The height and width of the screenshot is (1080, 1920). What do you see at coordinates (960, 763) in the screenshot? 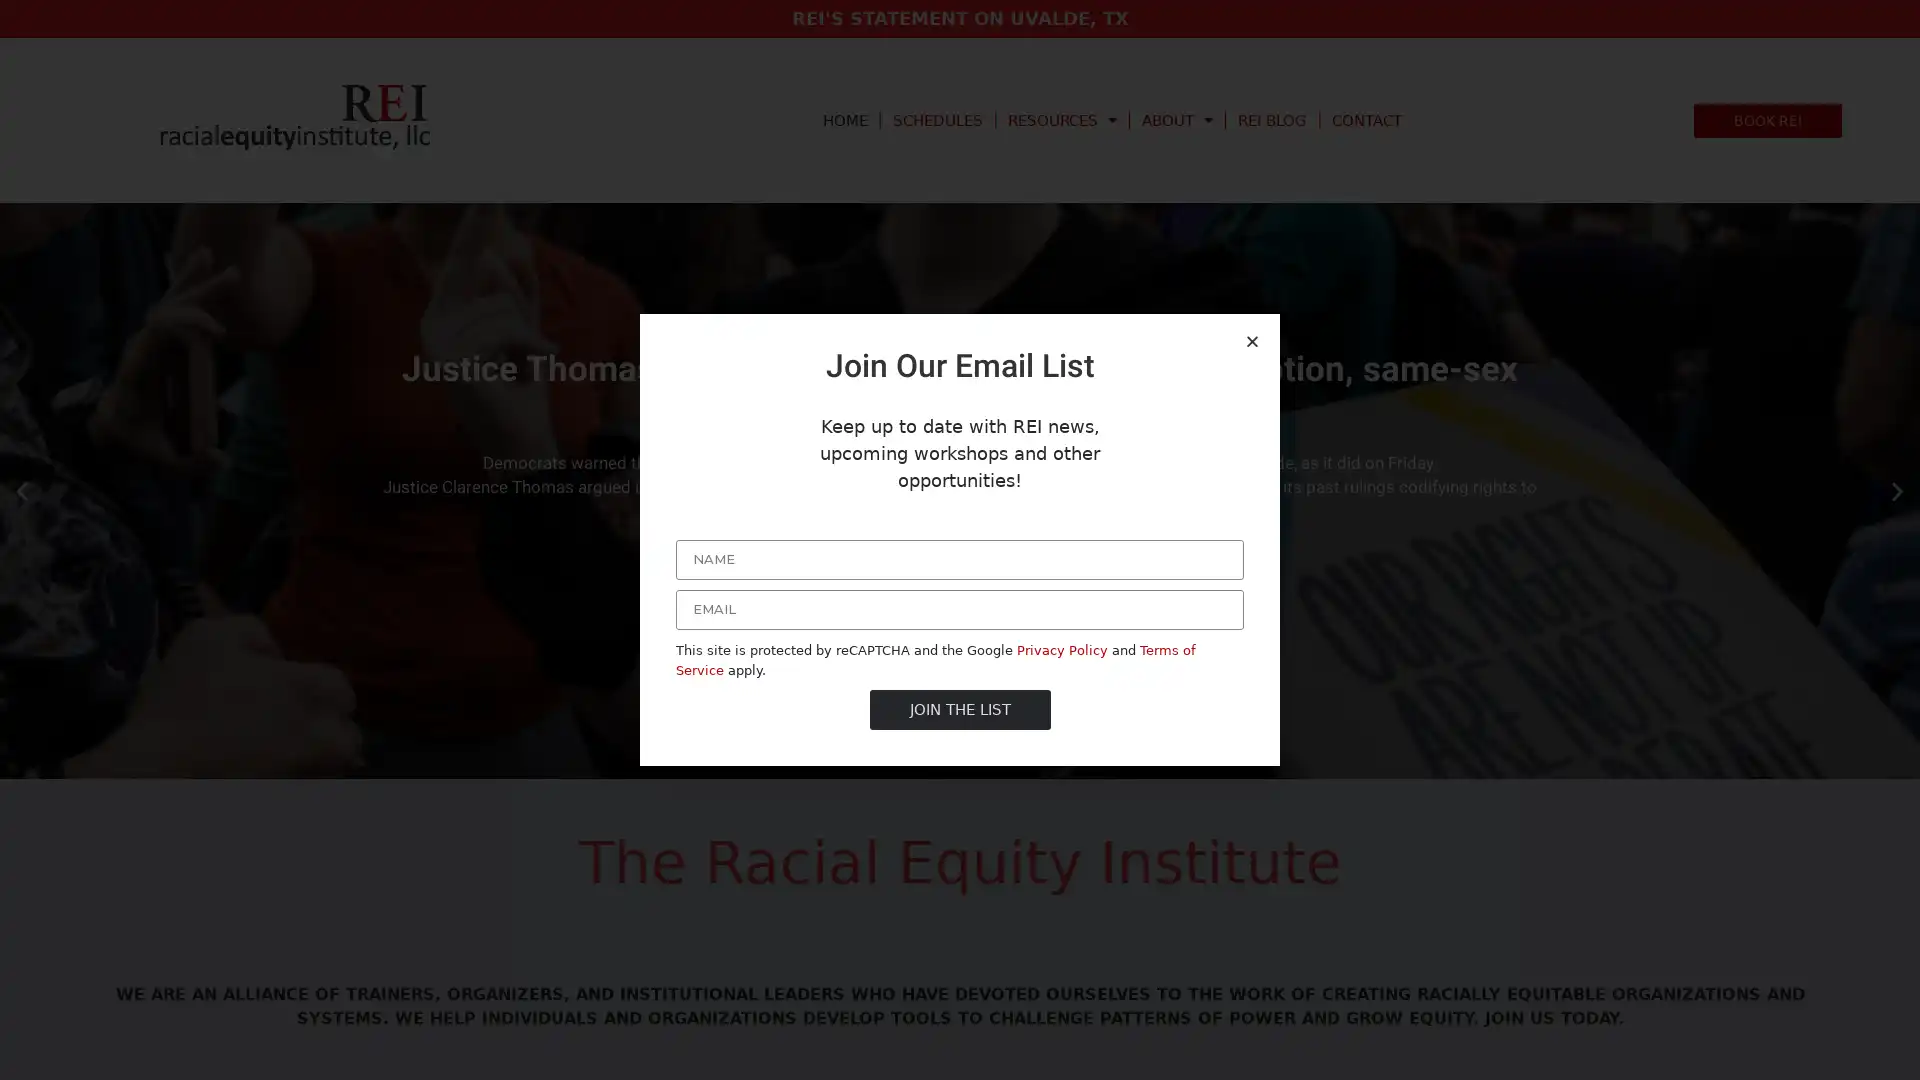
I see `Go to slide 2` at bounding box center [960, 763].